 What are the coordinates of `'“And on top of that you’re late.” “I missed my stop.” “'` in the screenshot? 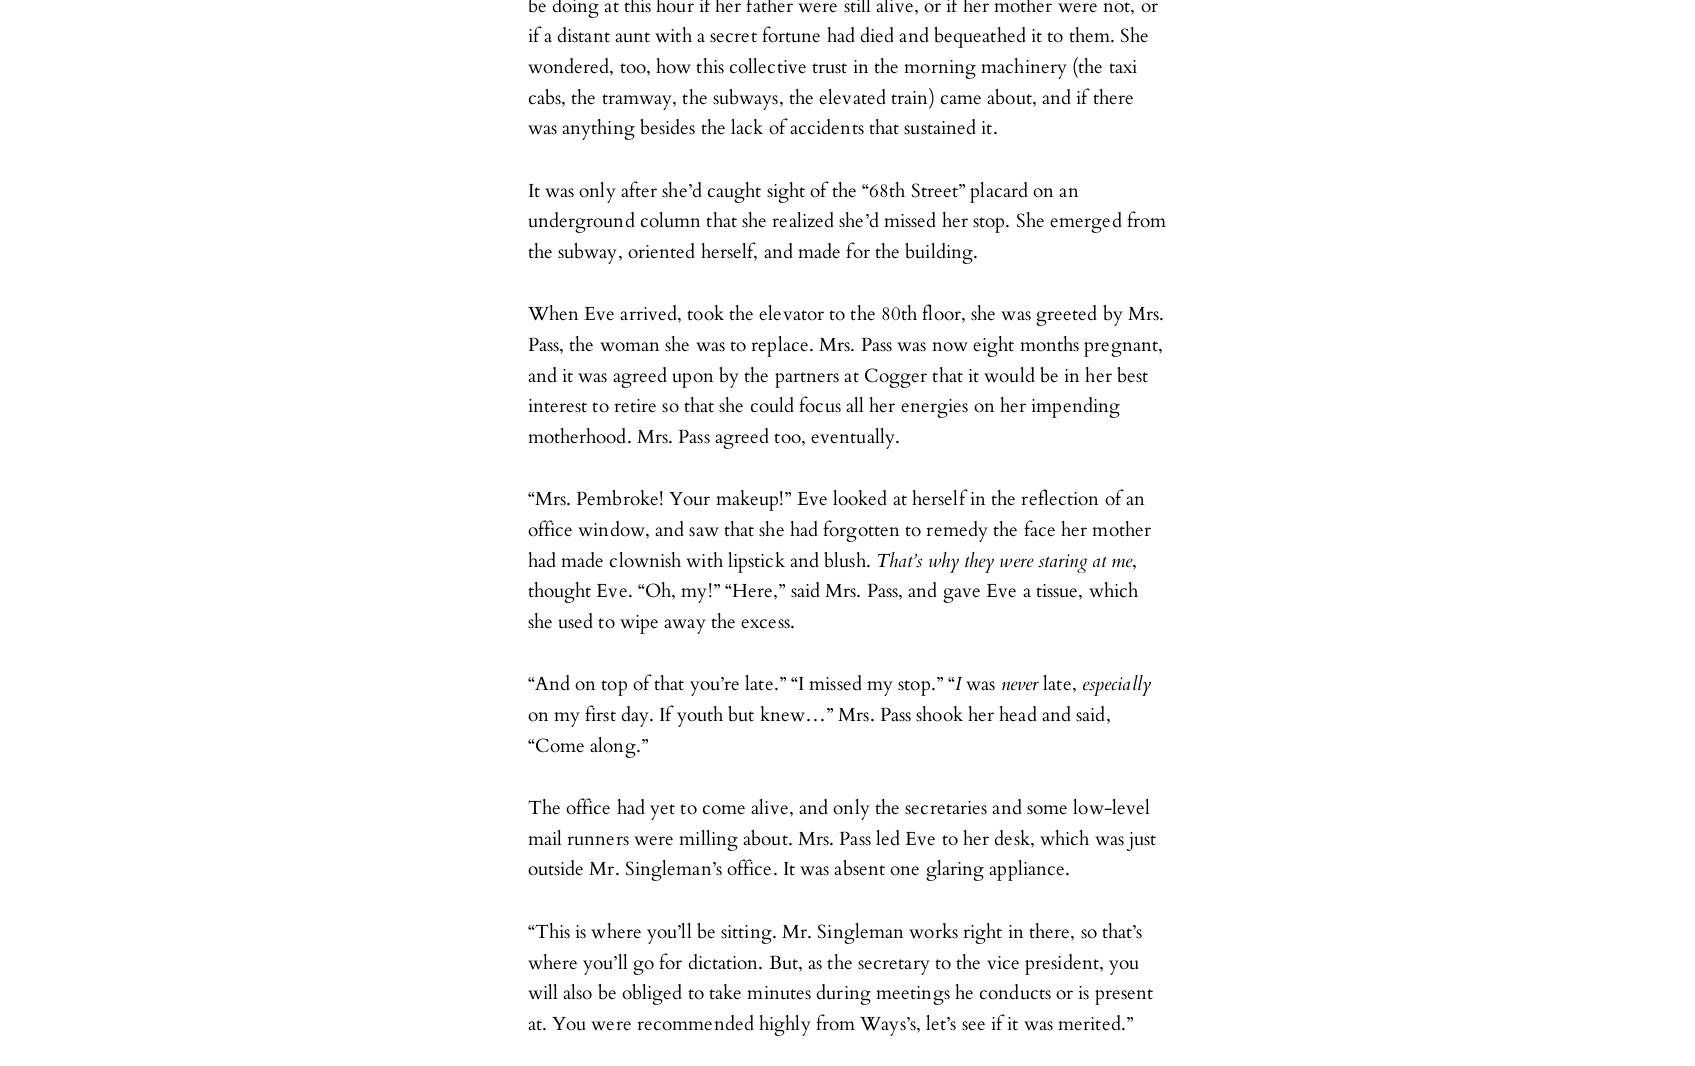 It's located at (526, 683).